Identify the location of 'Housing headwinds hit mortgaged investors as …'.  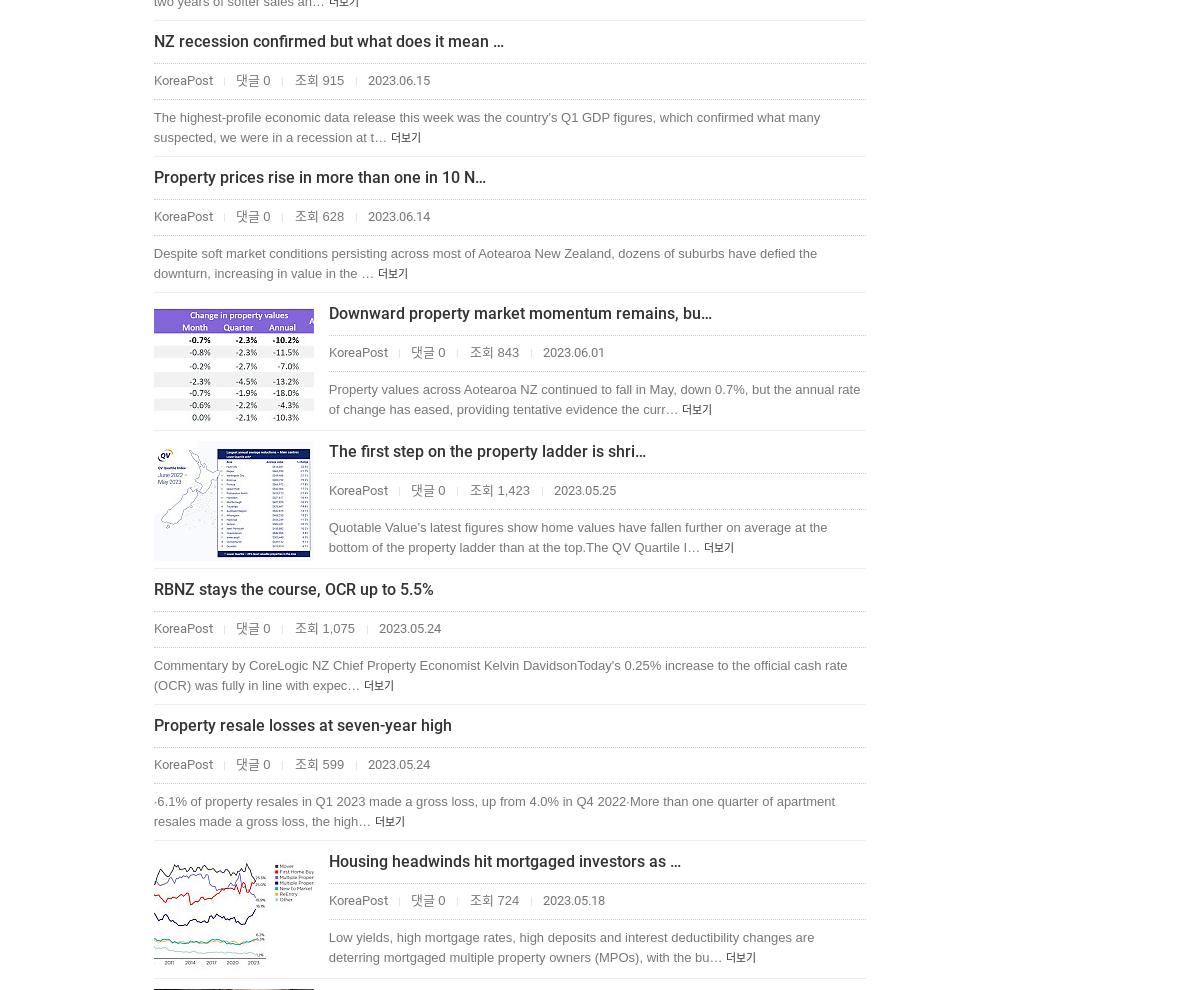
(503, 861).